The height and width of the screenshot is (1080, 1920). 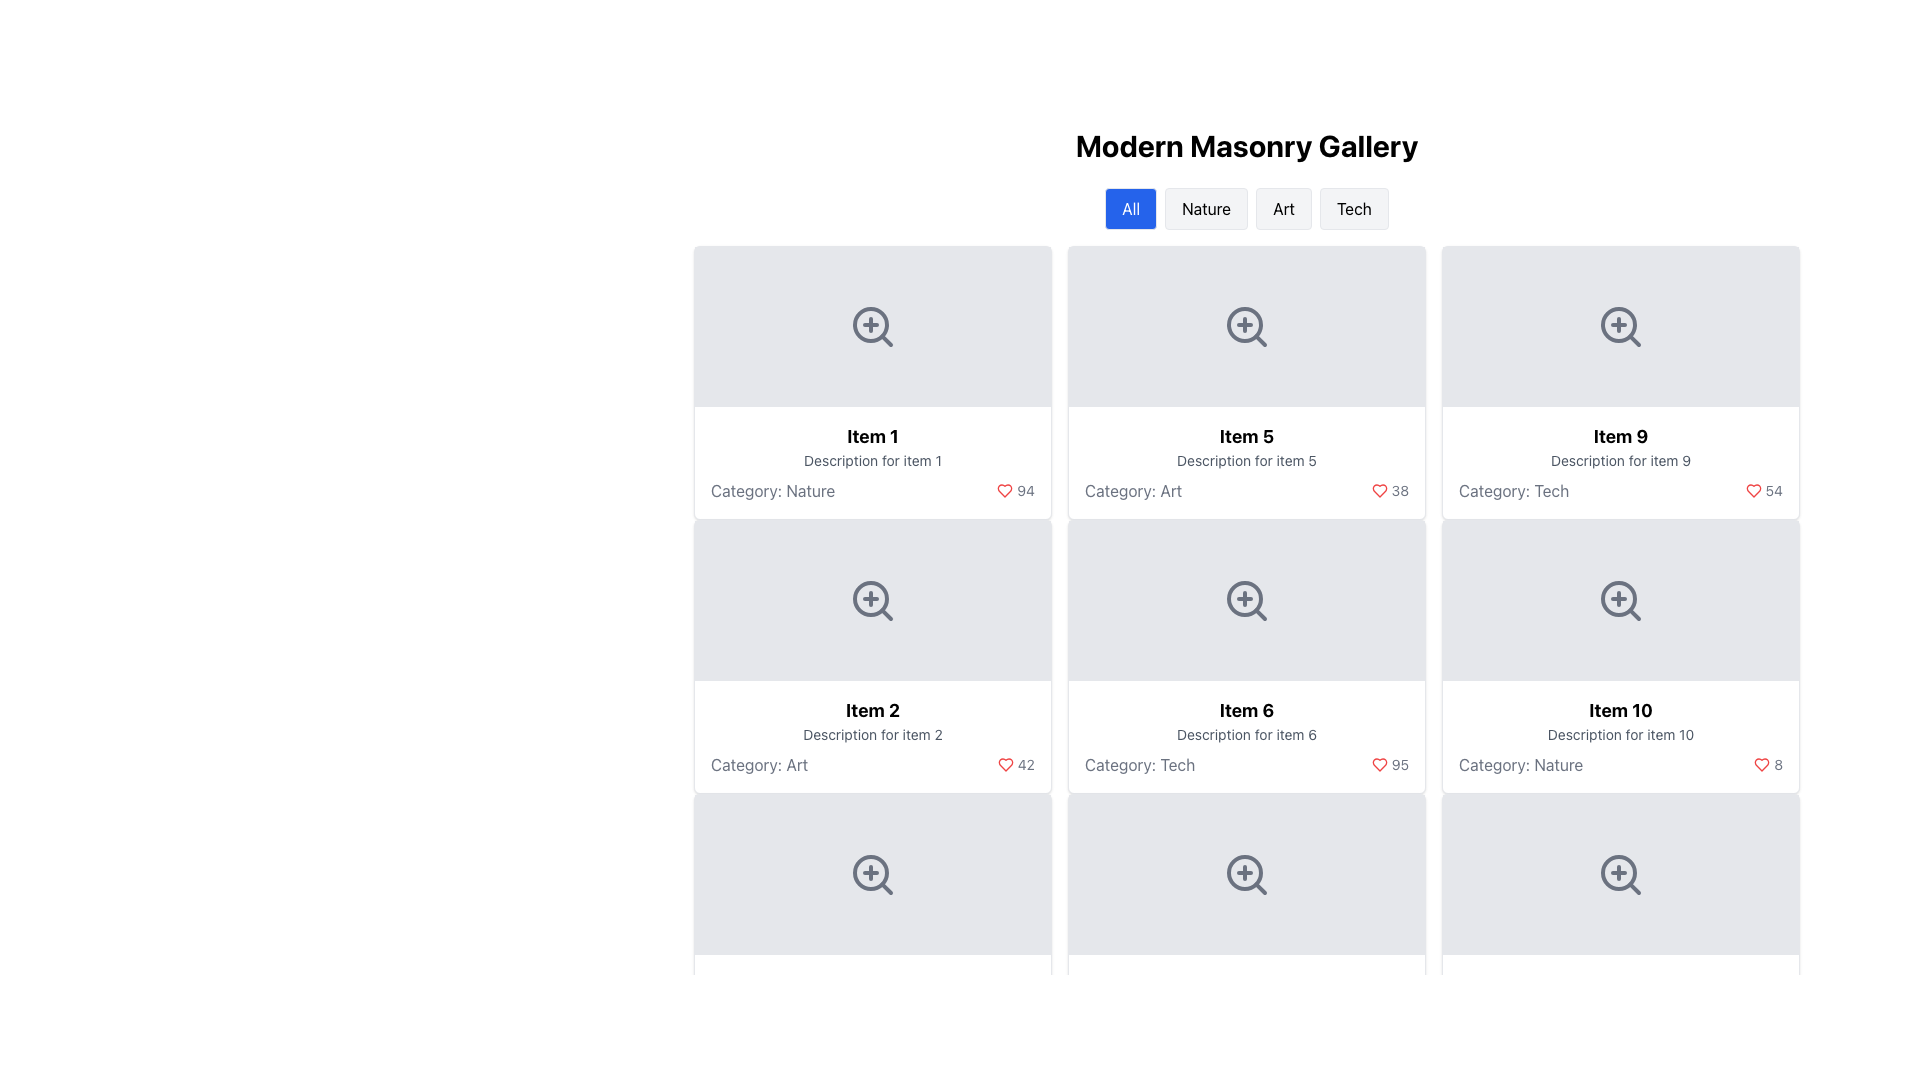 I want to click on the SVG Circle representing the glass portion of the magnifying glass icon in 'Item 2' by clicking on it, so click(x=870, y=597).